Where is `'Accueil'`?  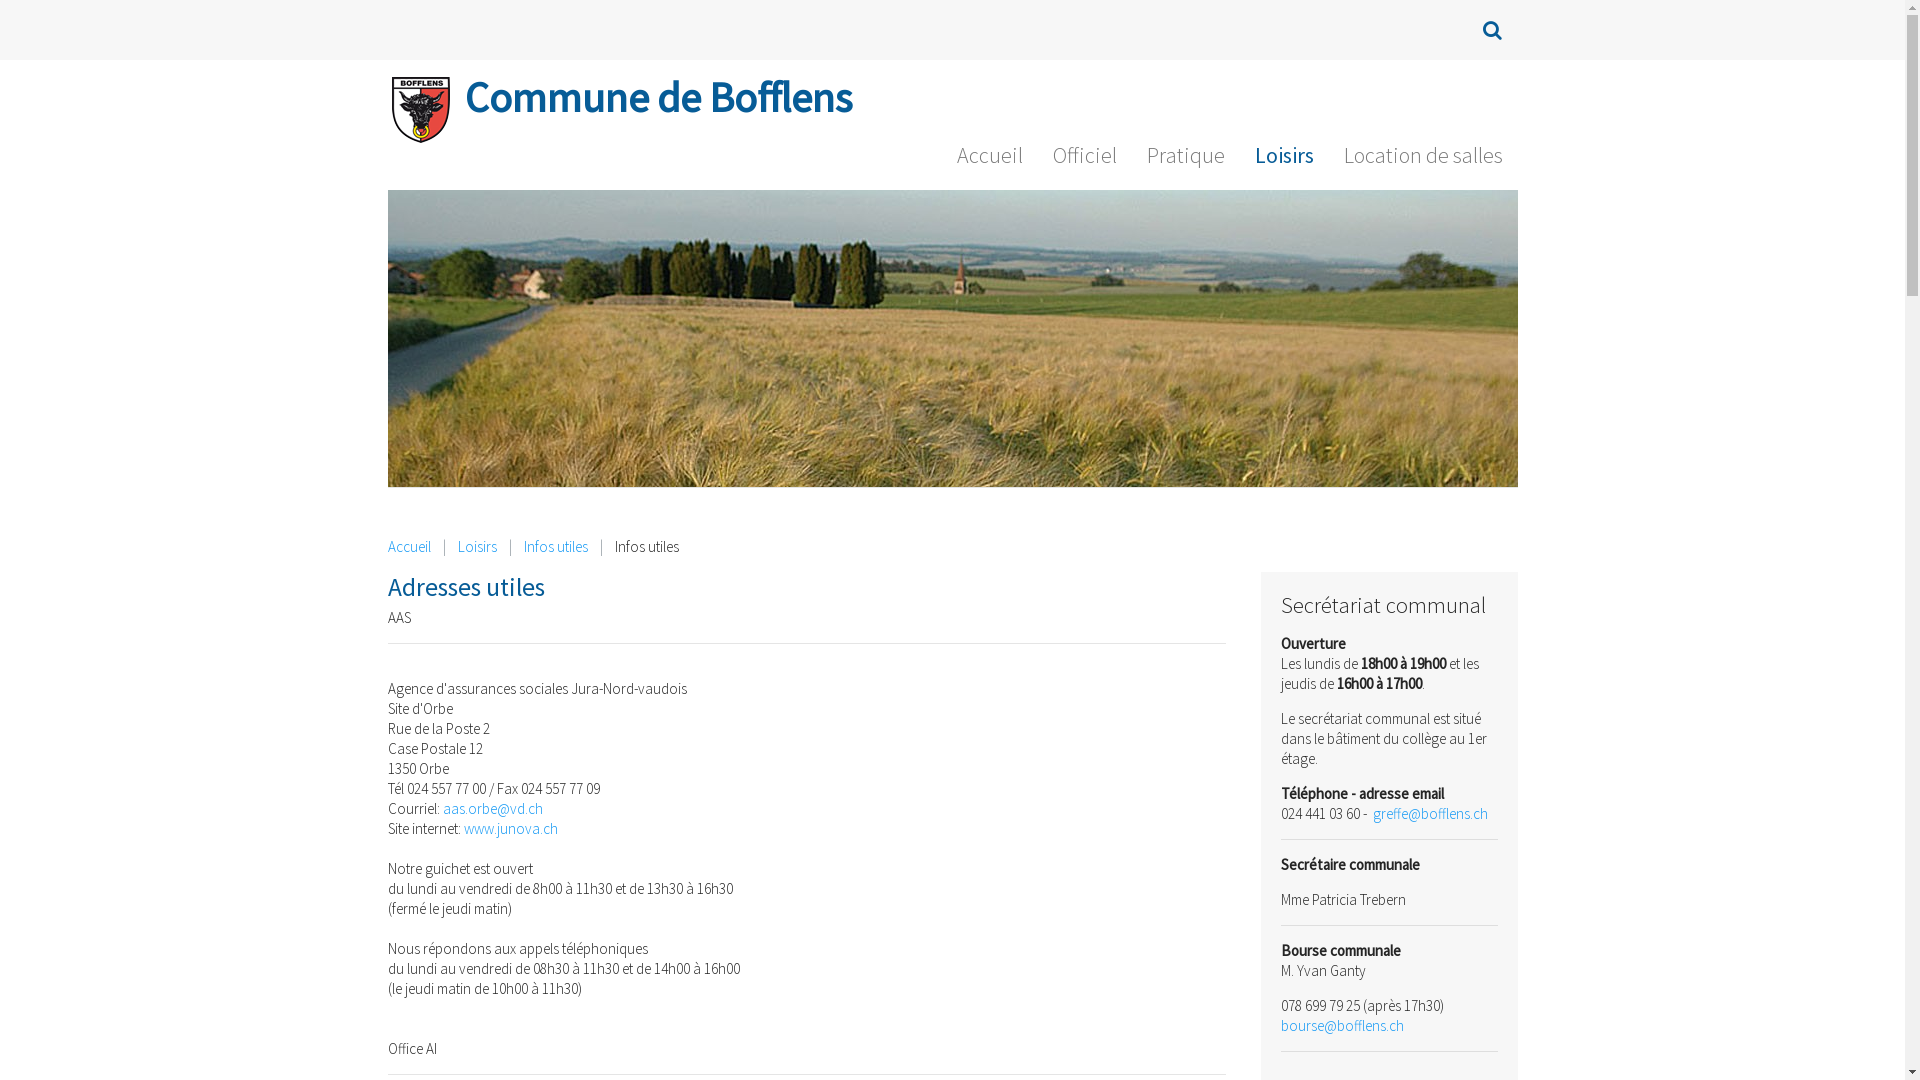 'Accueil' is located at coordinates (408, 547).